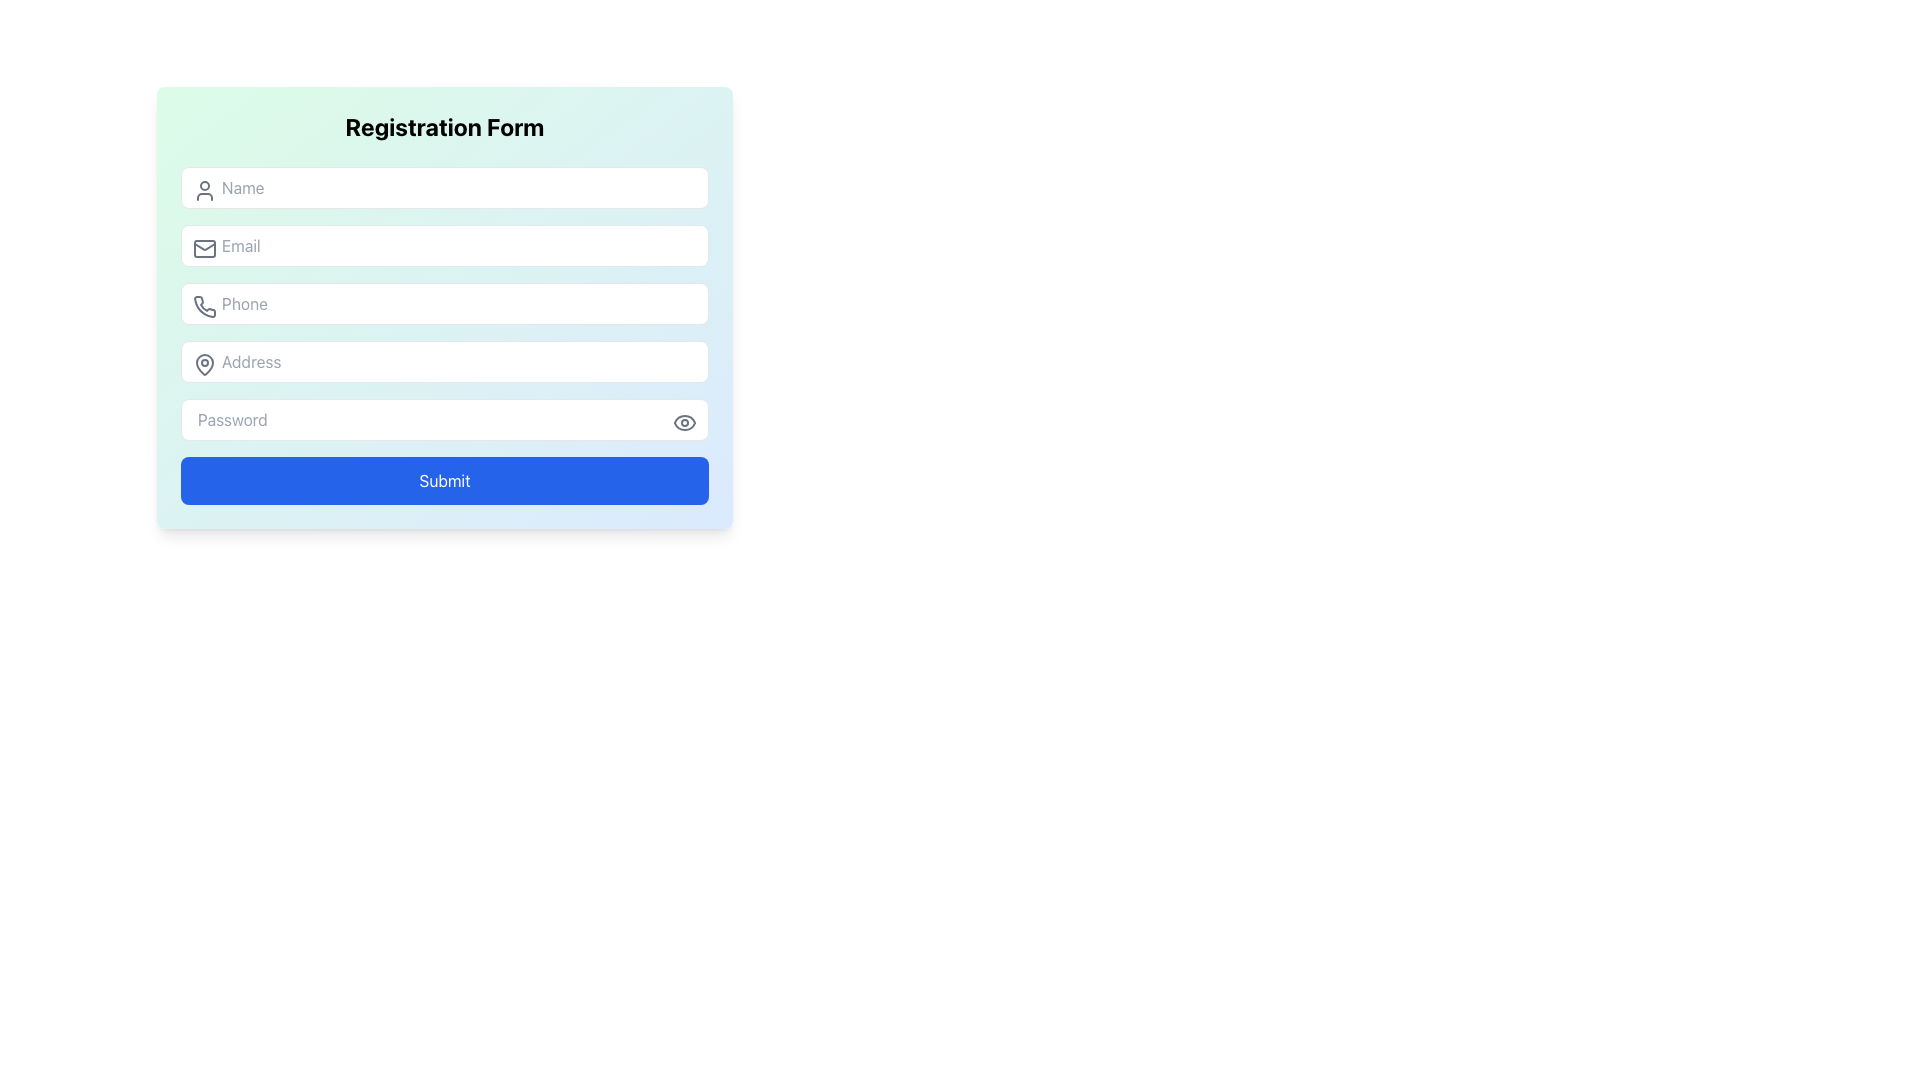 The width and height of the screenshot is (1920, 1080). Describe the element at coordinates (205, 307) in the screenshot. I see `the phone icon, which is a classic handset styled with a gray outline and positioned to the left of the 'Phone' text input field` at that location.